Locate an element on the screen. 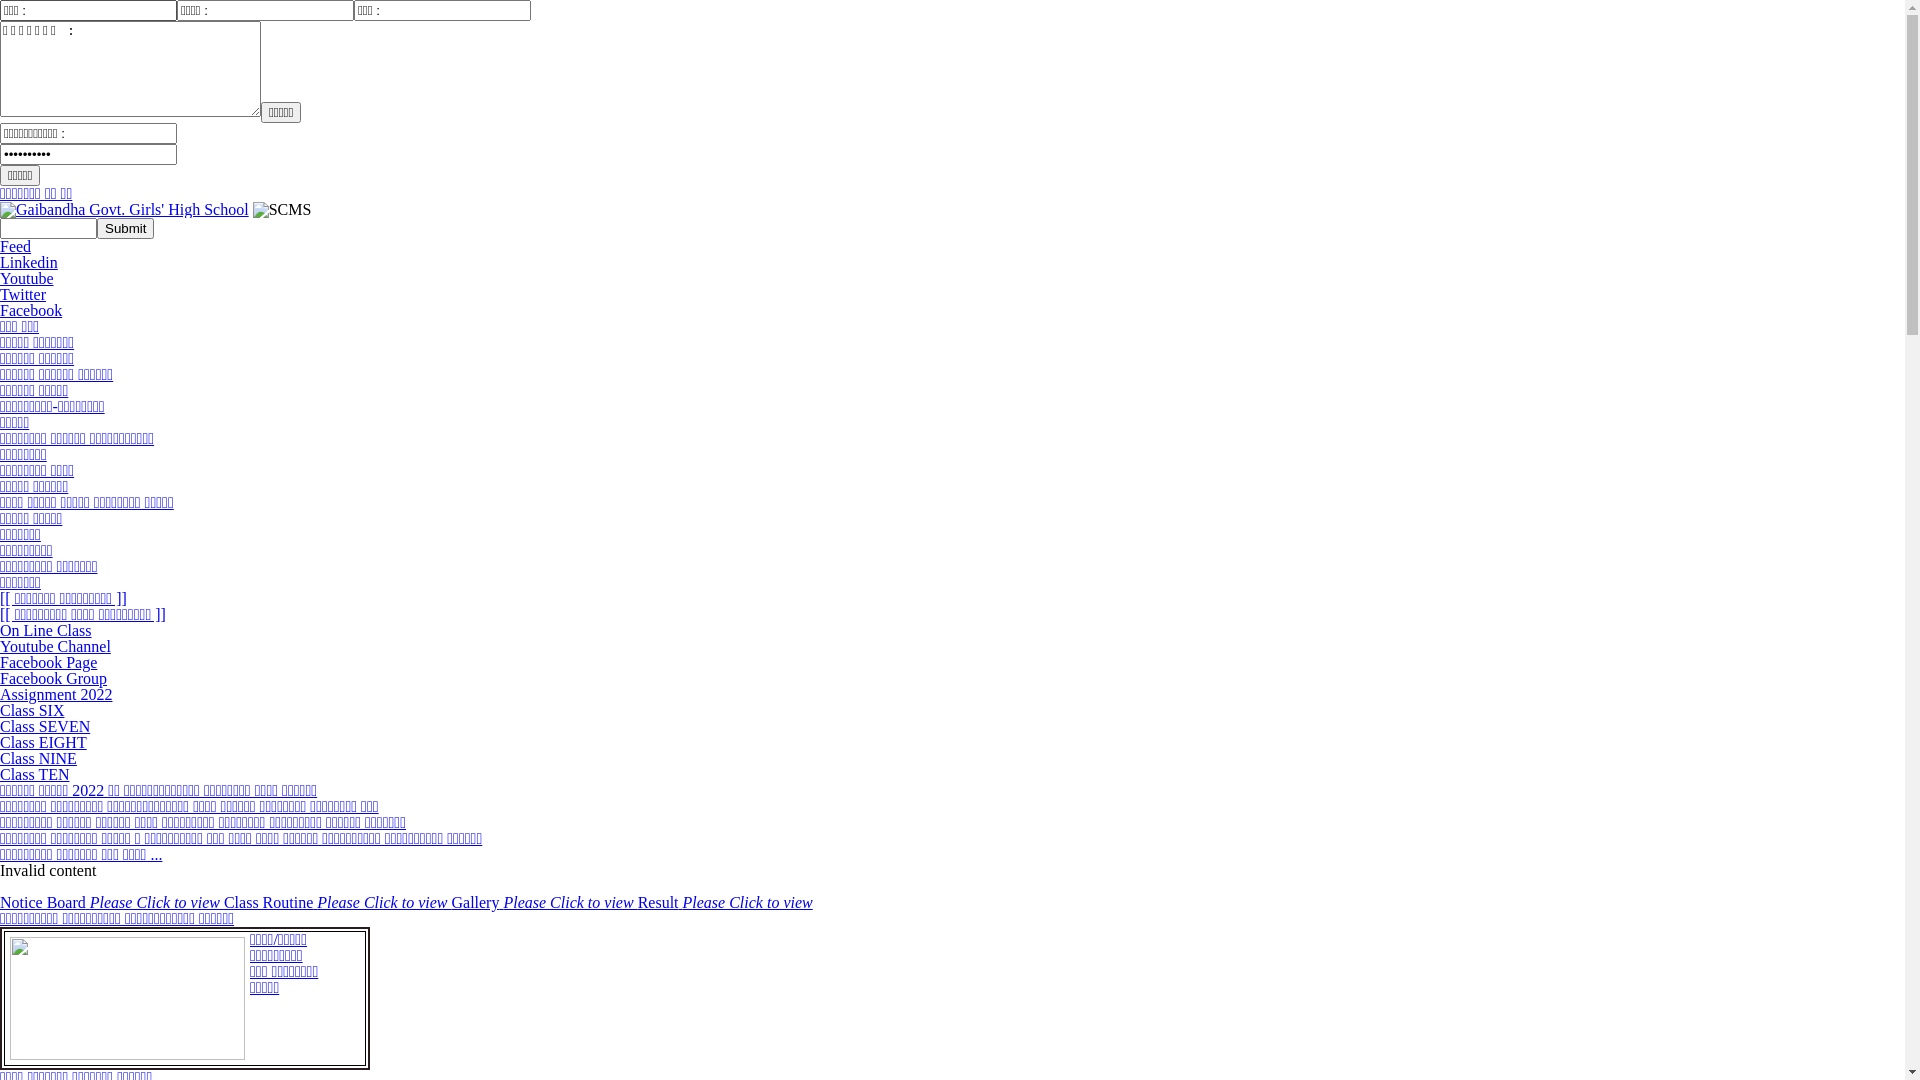  'Class SIX' is located at coordinates (32, 709).